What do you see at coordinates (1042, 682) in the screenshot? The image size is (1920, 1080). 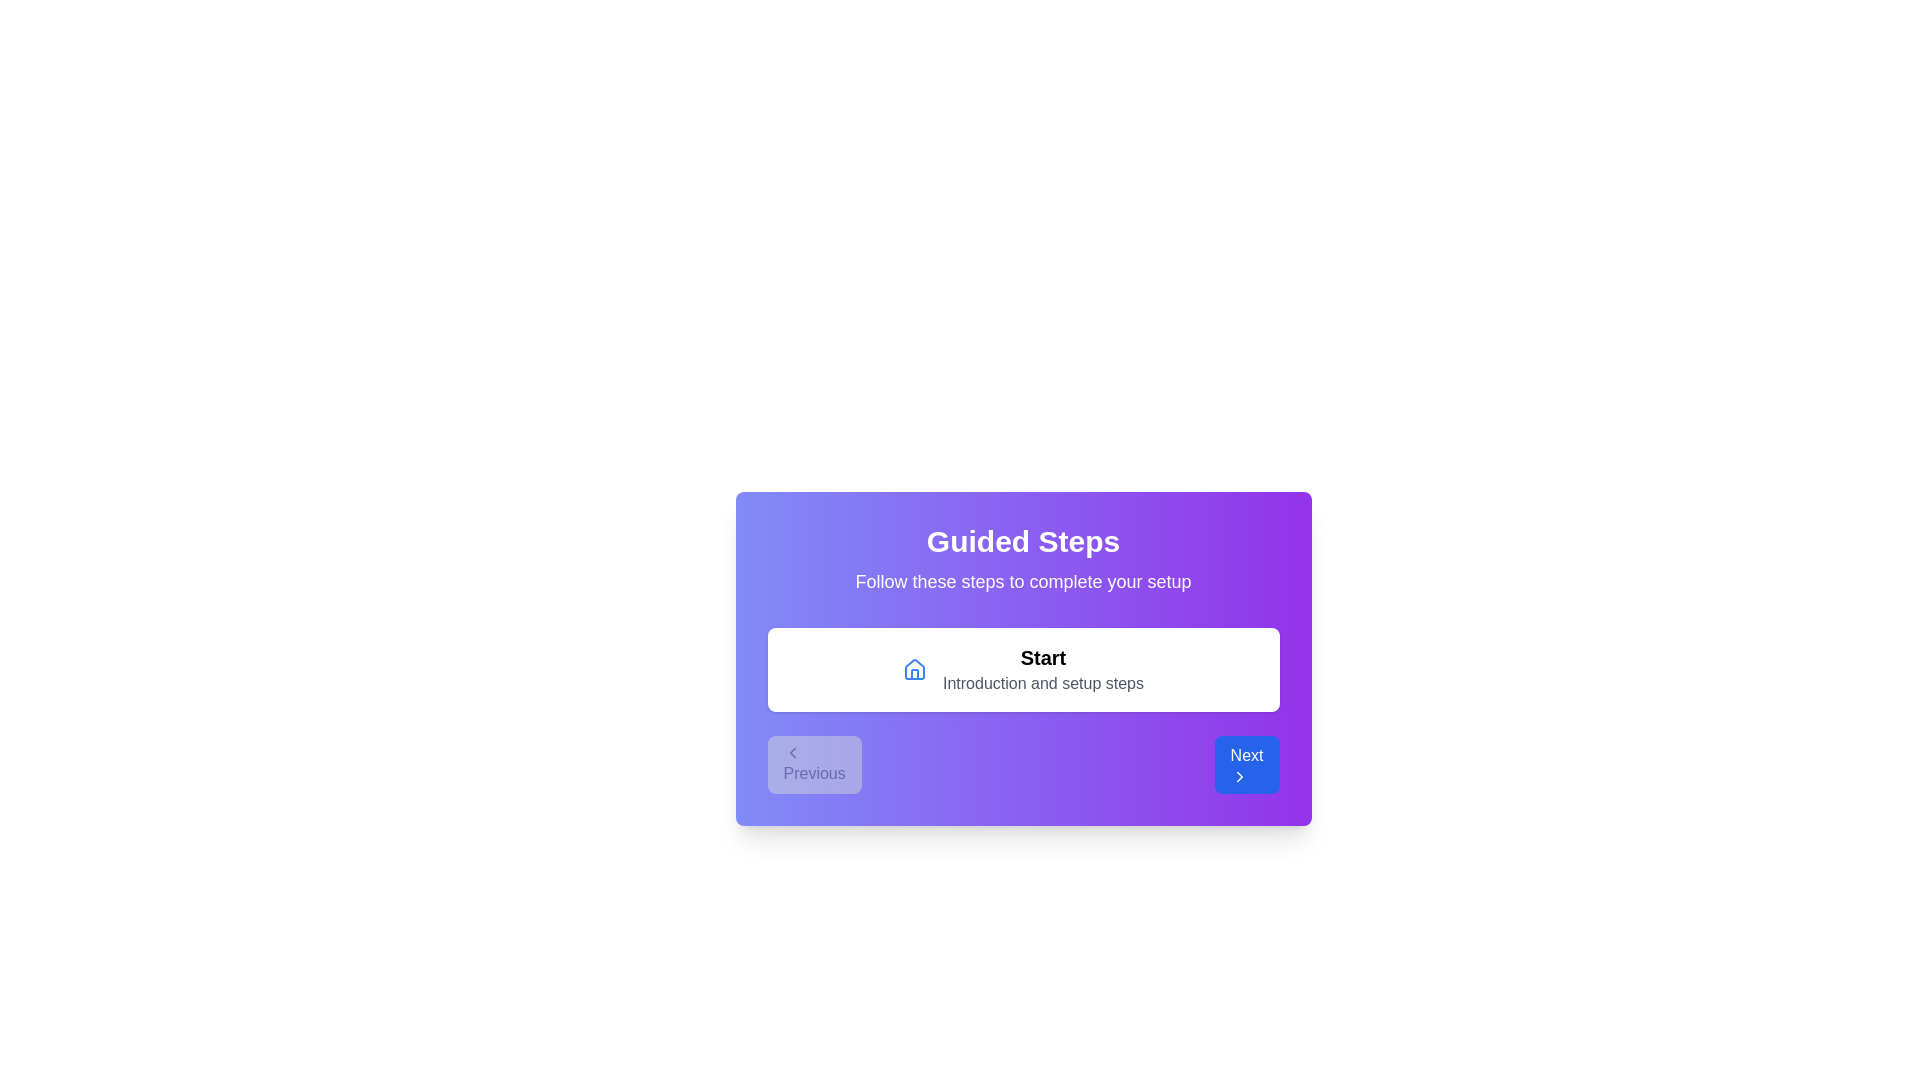 I see `the text label that displays 'Introduction and setup steps', which is positioned below the 'Start' label within a white box on a vivid purple background` at bounding box center [1042, 682].